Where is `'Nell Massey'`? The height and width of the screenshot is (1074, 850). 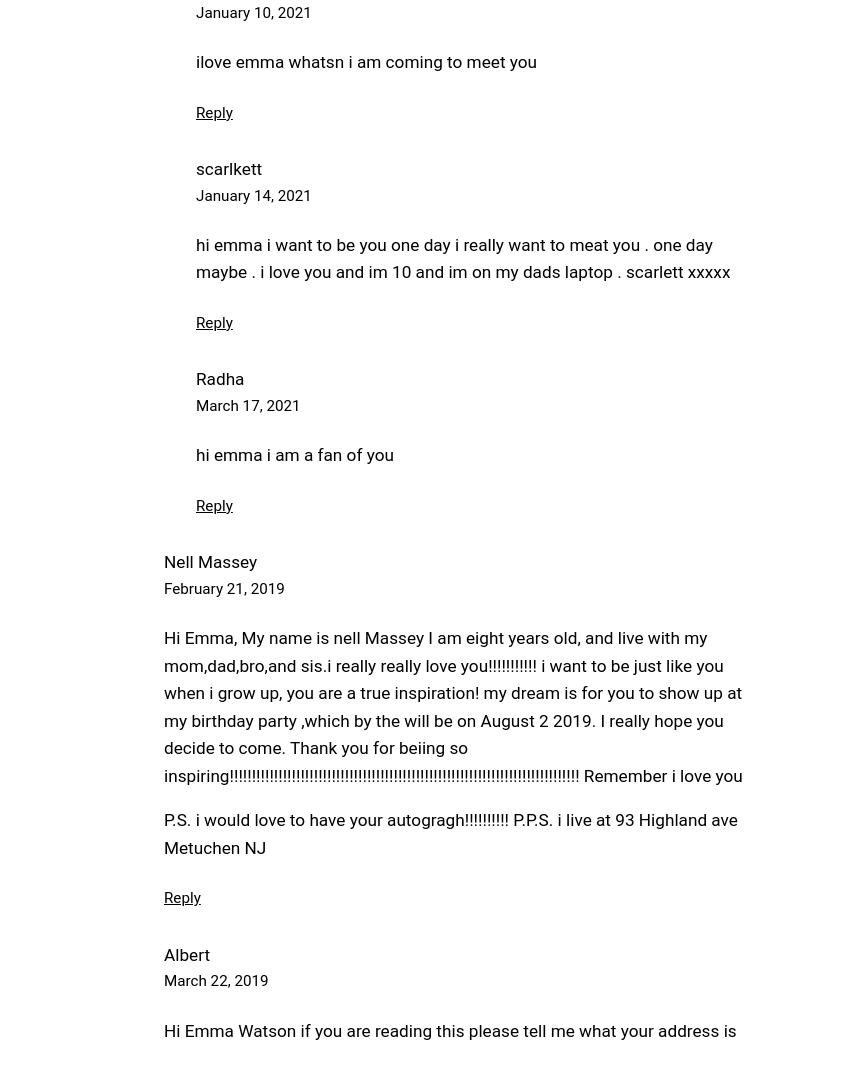 'Nell Massey' is located at coordinates (209, 561).